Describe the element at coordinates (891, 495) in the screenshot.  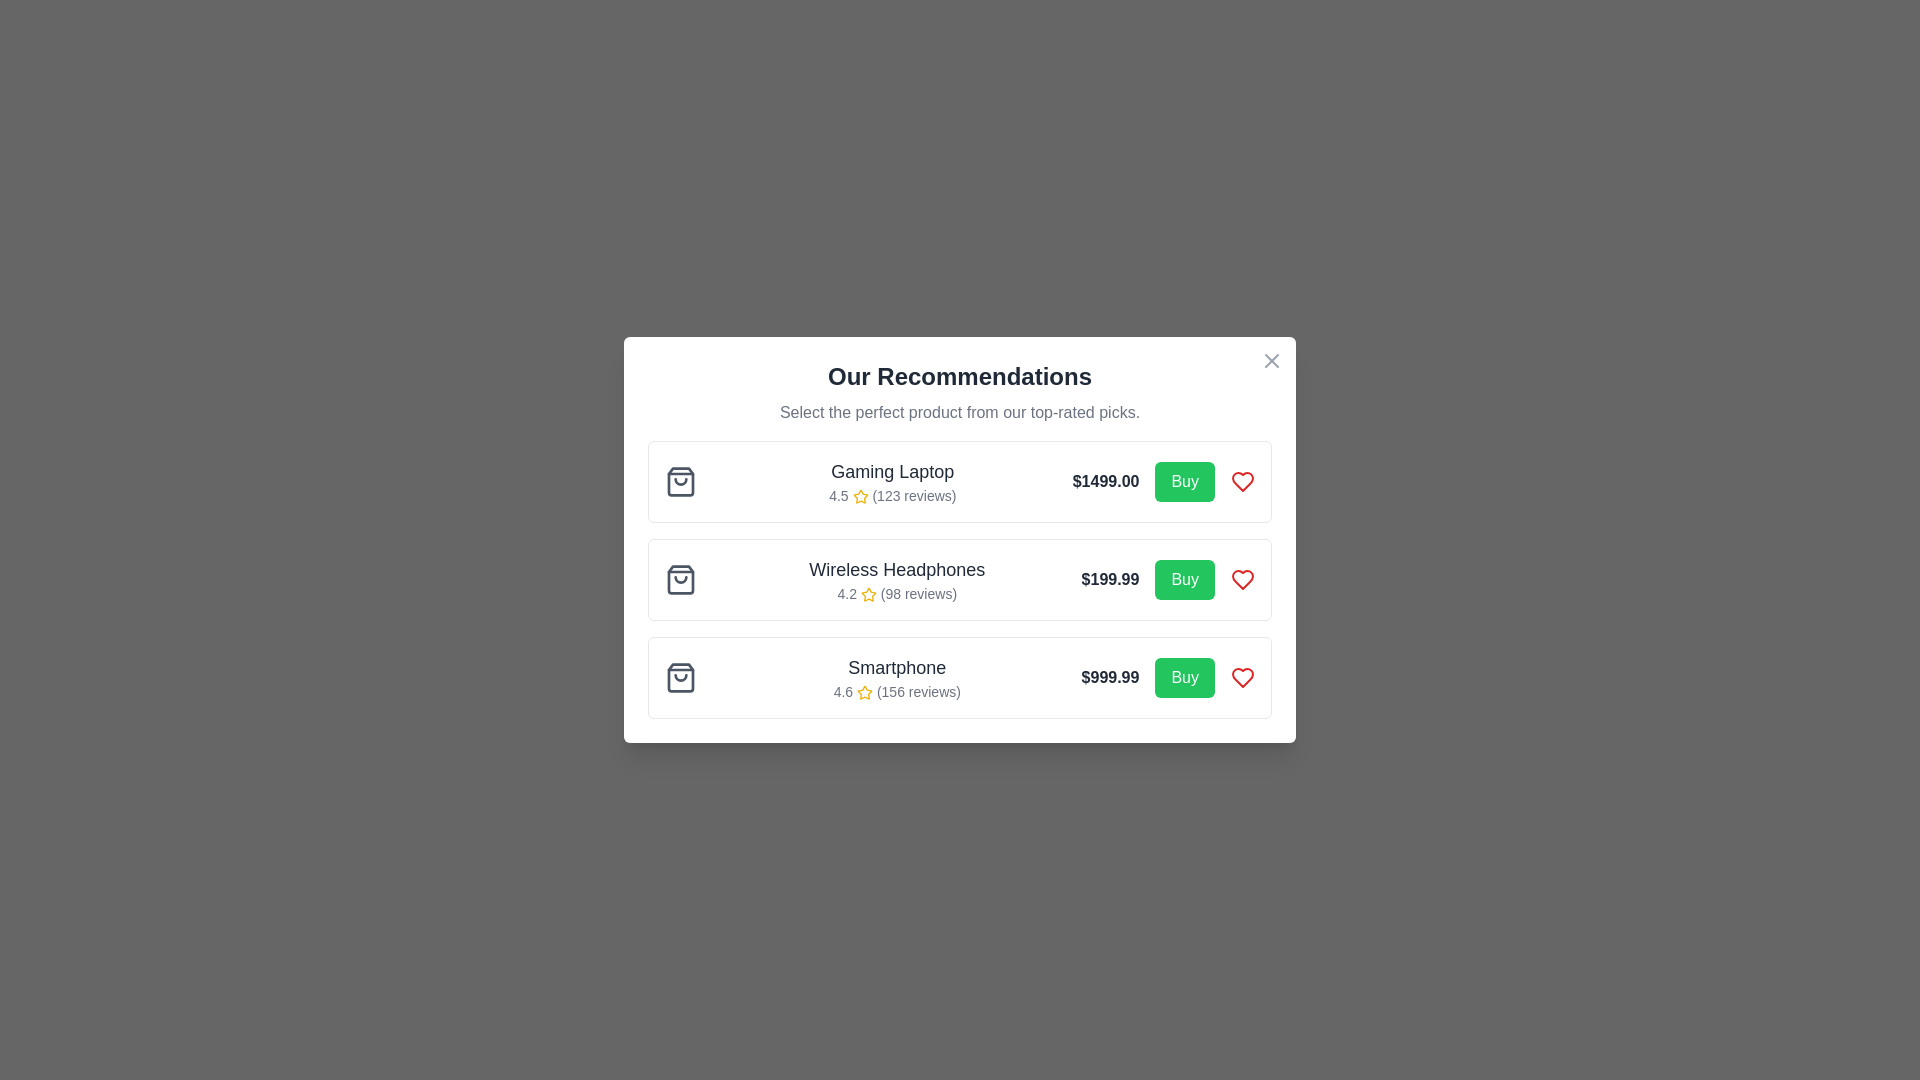
I see `the text element displaying '4.5 (123 reviews)' with a gold star icon, located below the title 'Gaming Laptop'` at that location.